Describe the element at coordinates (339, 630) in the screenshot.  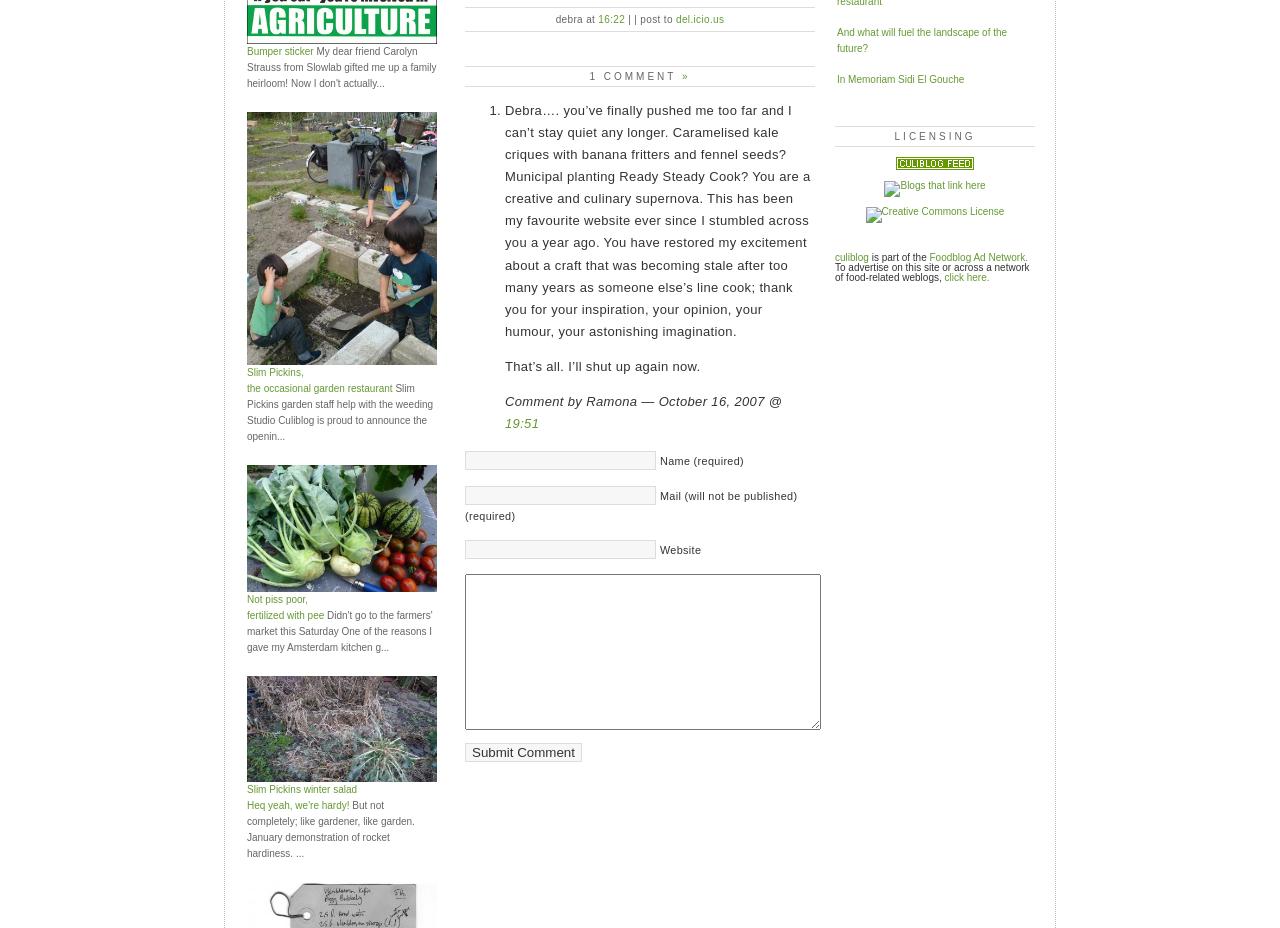
I see `'Didn't go to the farmers' market this Saturday

One of the reasons I gave my Amsterdam kitchen g...'` at that location.